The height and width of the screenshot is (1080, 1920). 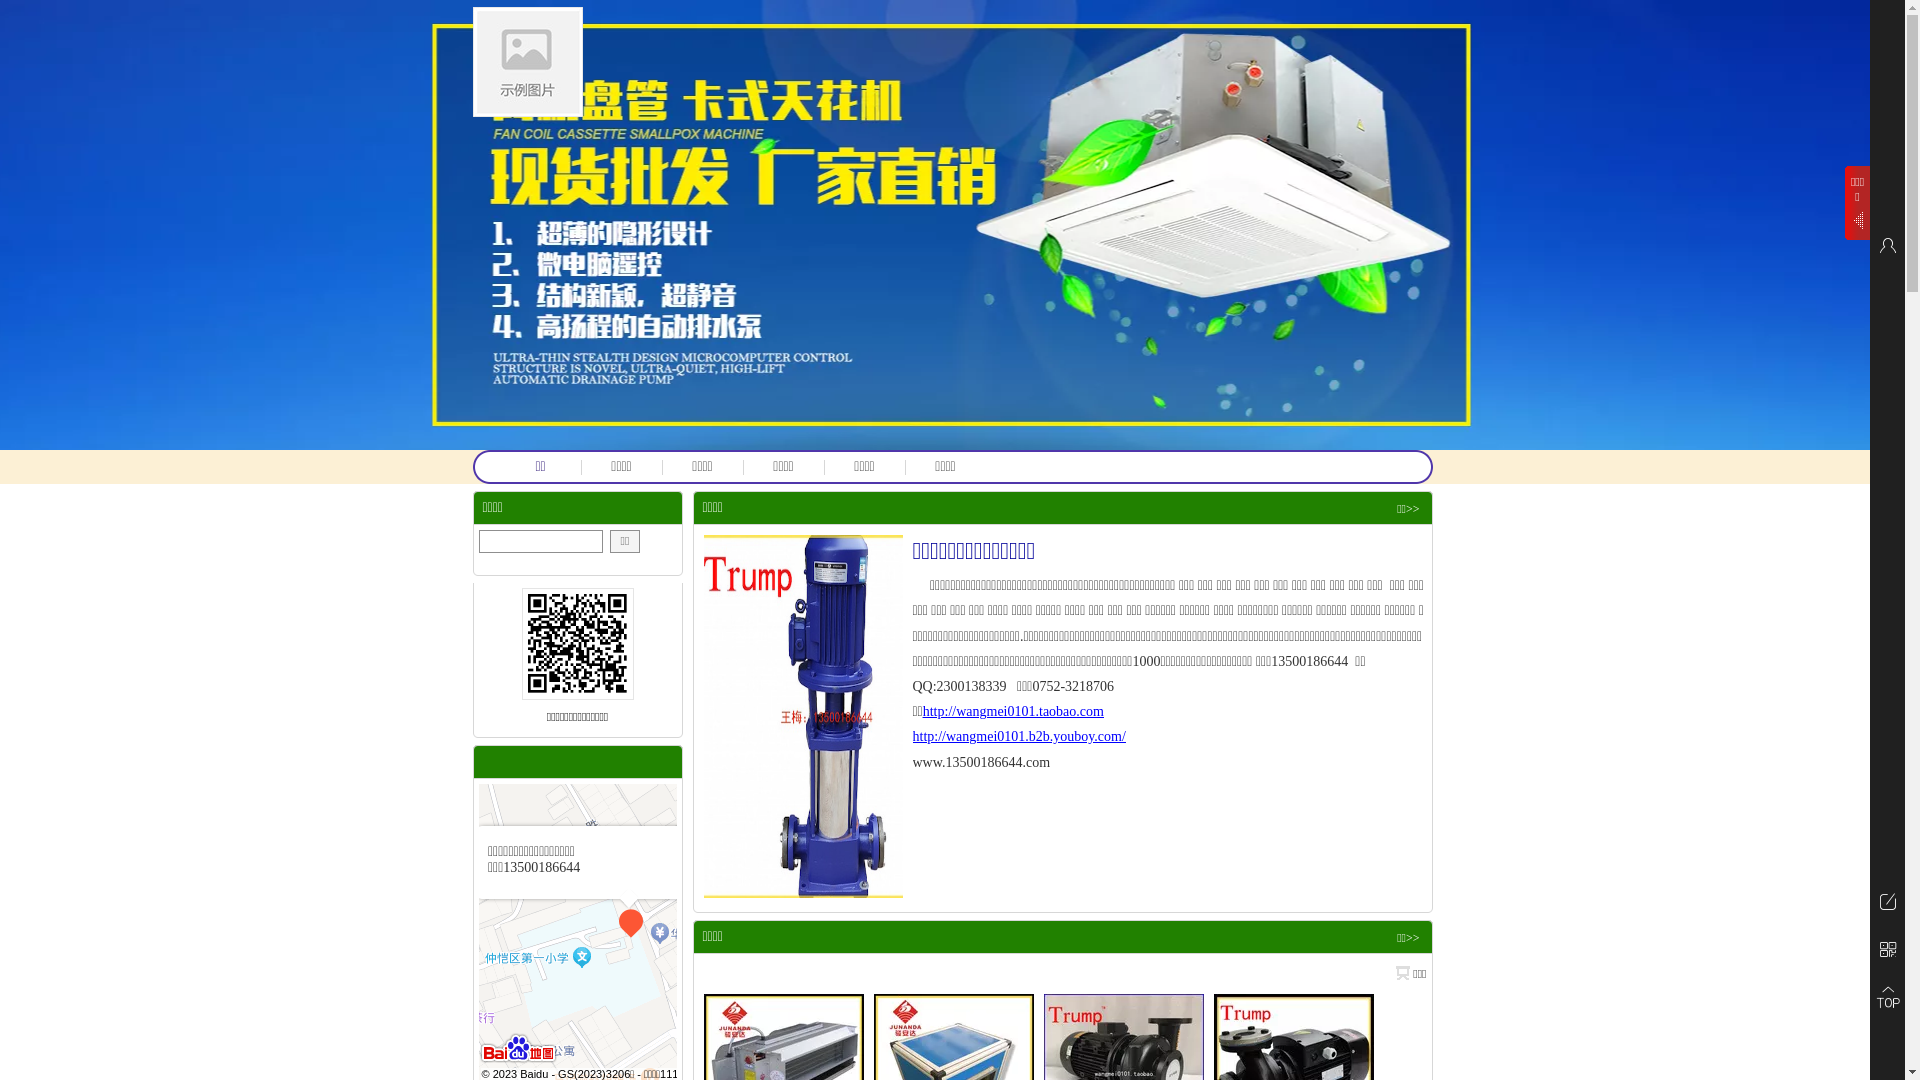 What do you see at coordinates (1013, 711) in the screenshot?
I see `'http://wangmei0101.taobao.com'` at bounding box center [1013, 711].